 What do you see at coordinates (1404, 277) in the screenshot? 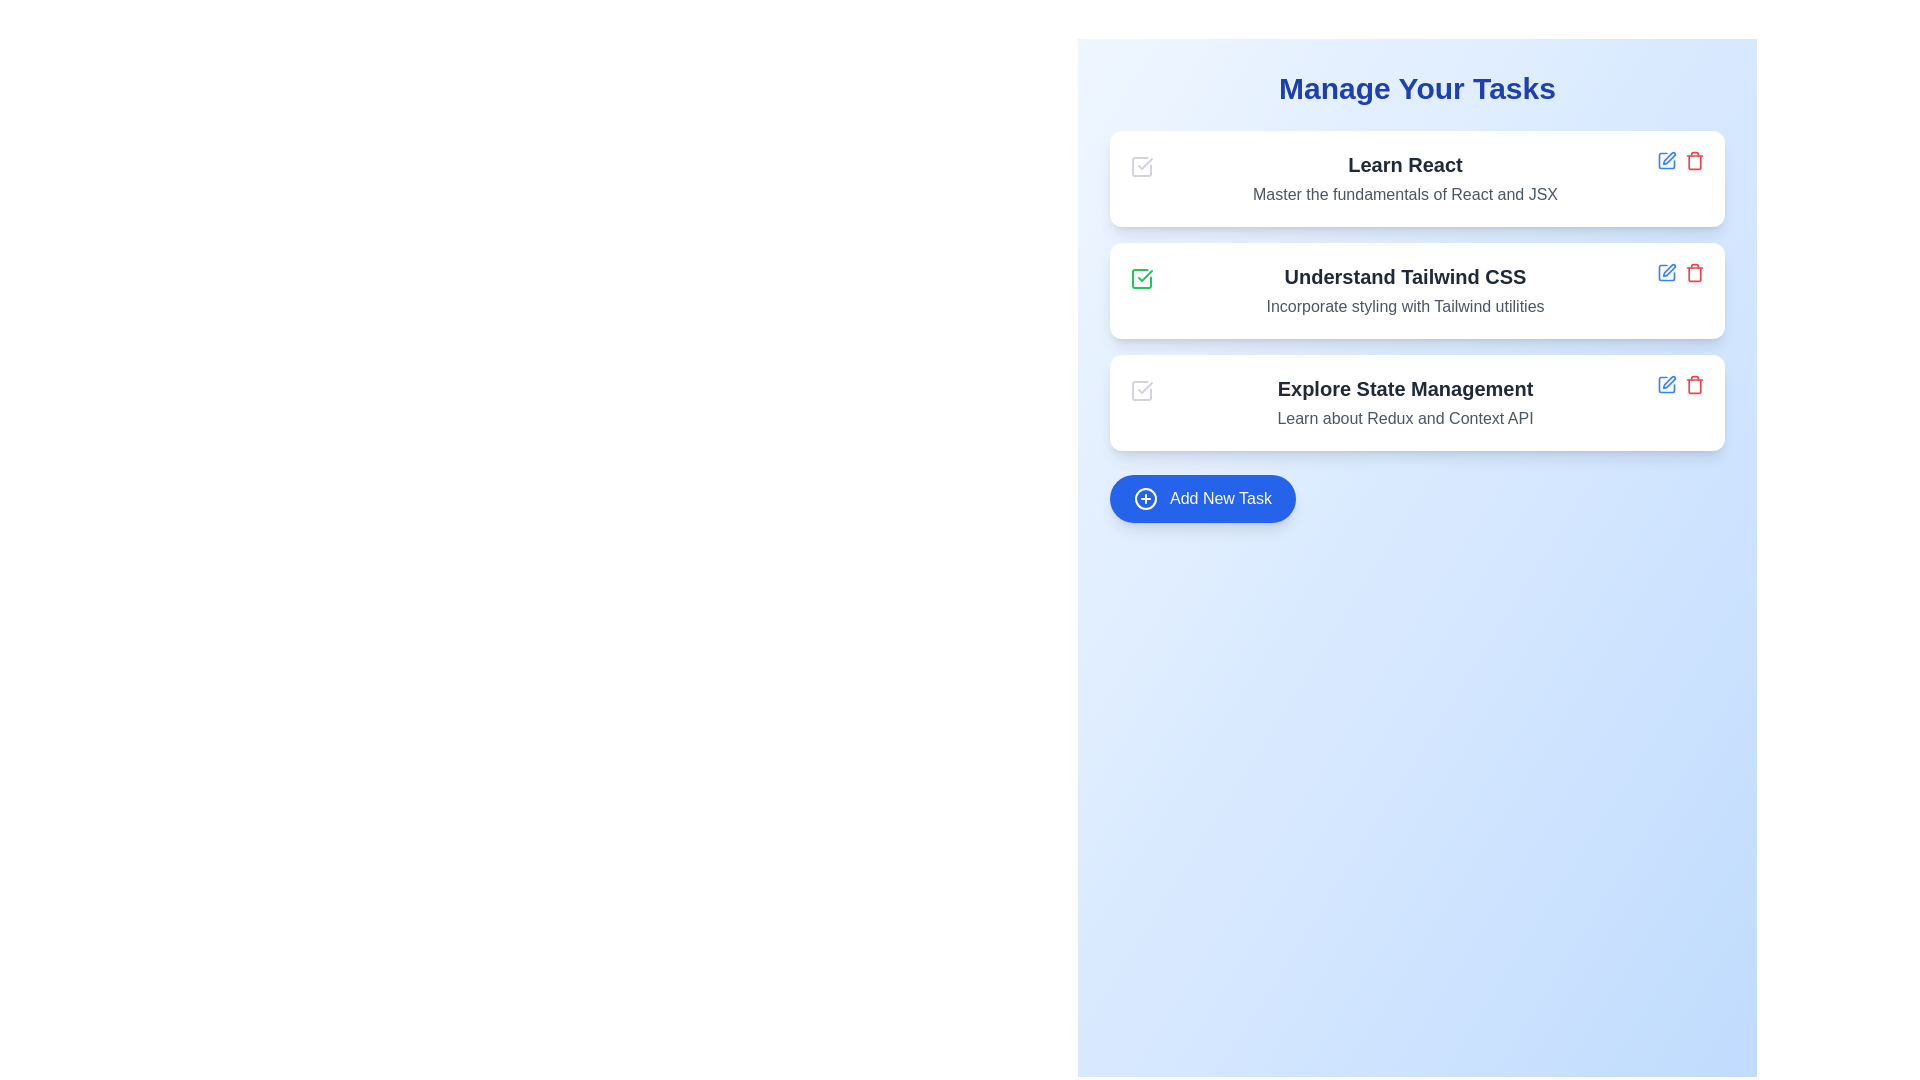
I see `the text label 'Understand Tailwind CSS' which is styled in bold, large font and located at the top of the second task card in a vertical list` at bounding box center [1404, 277].